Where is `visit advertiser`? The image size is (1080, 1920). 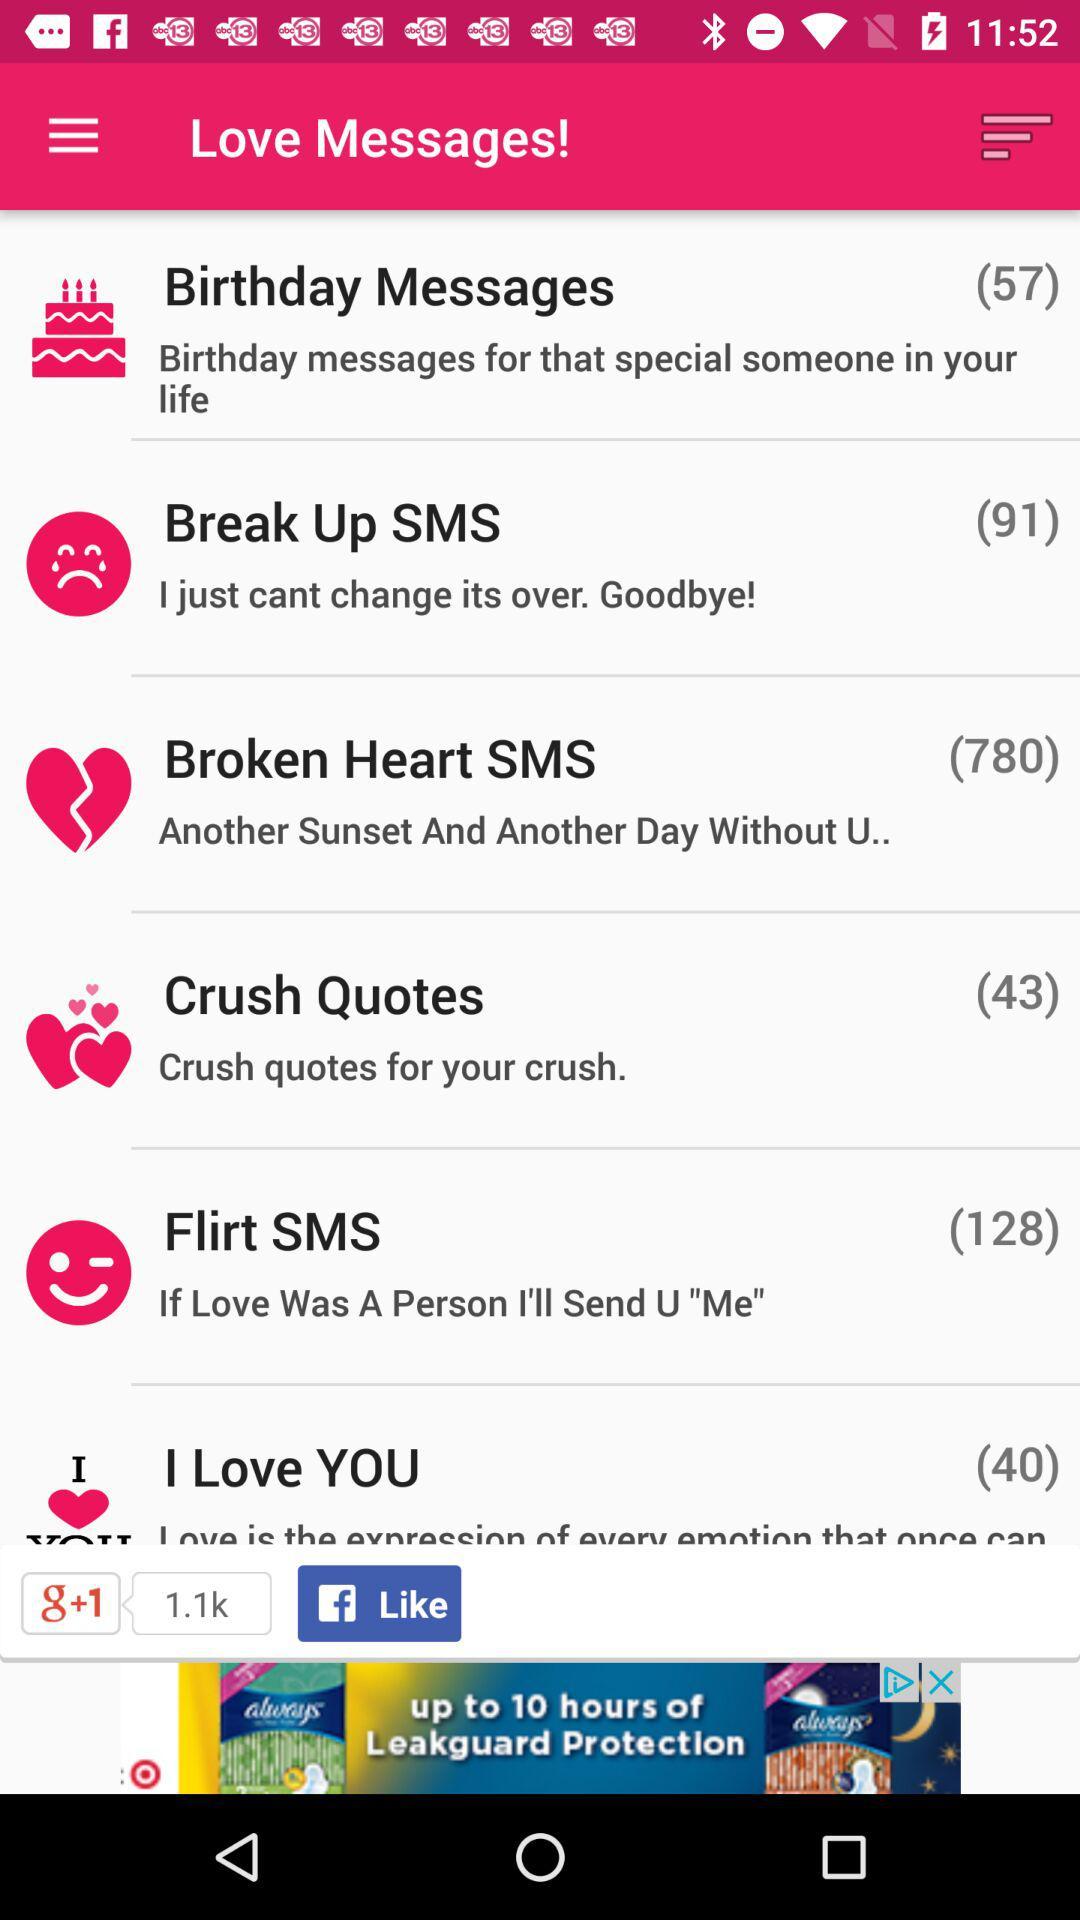
visit advertiser is located at coordinates (540, 1727).